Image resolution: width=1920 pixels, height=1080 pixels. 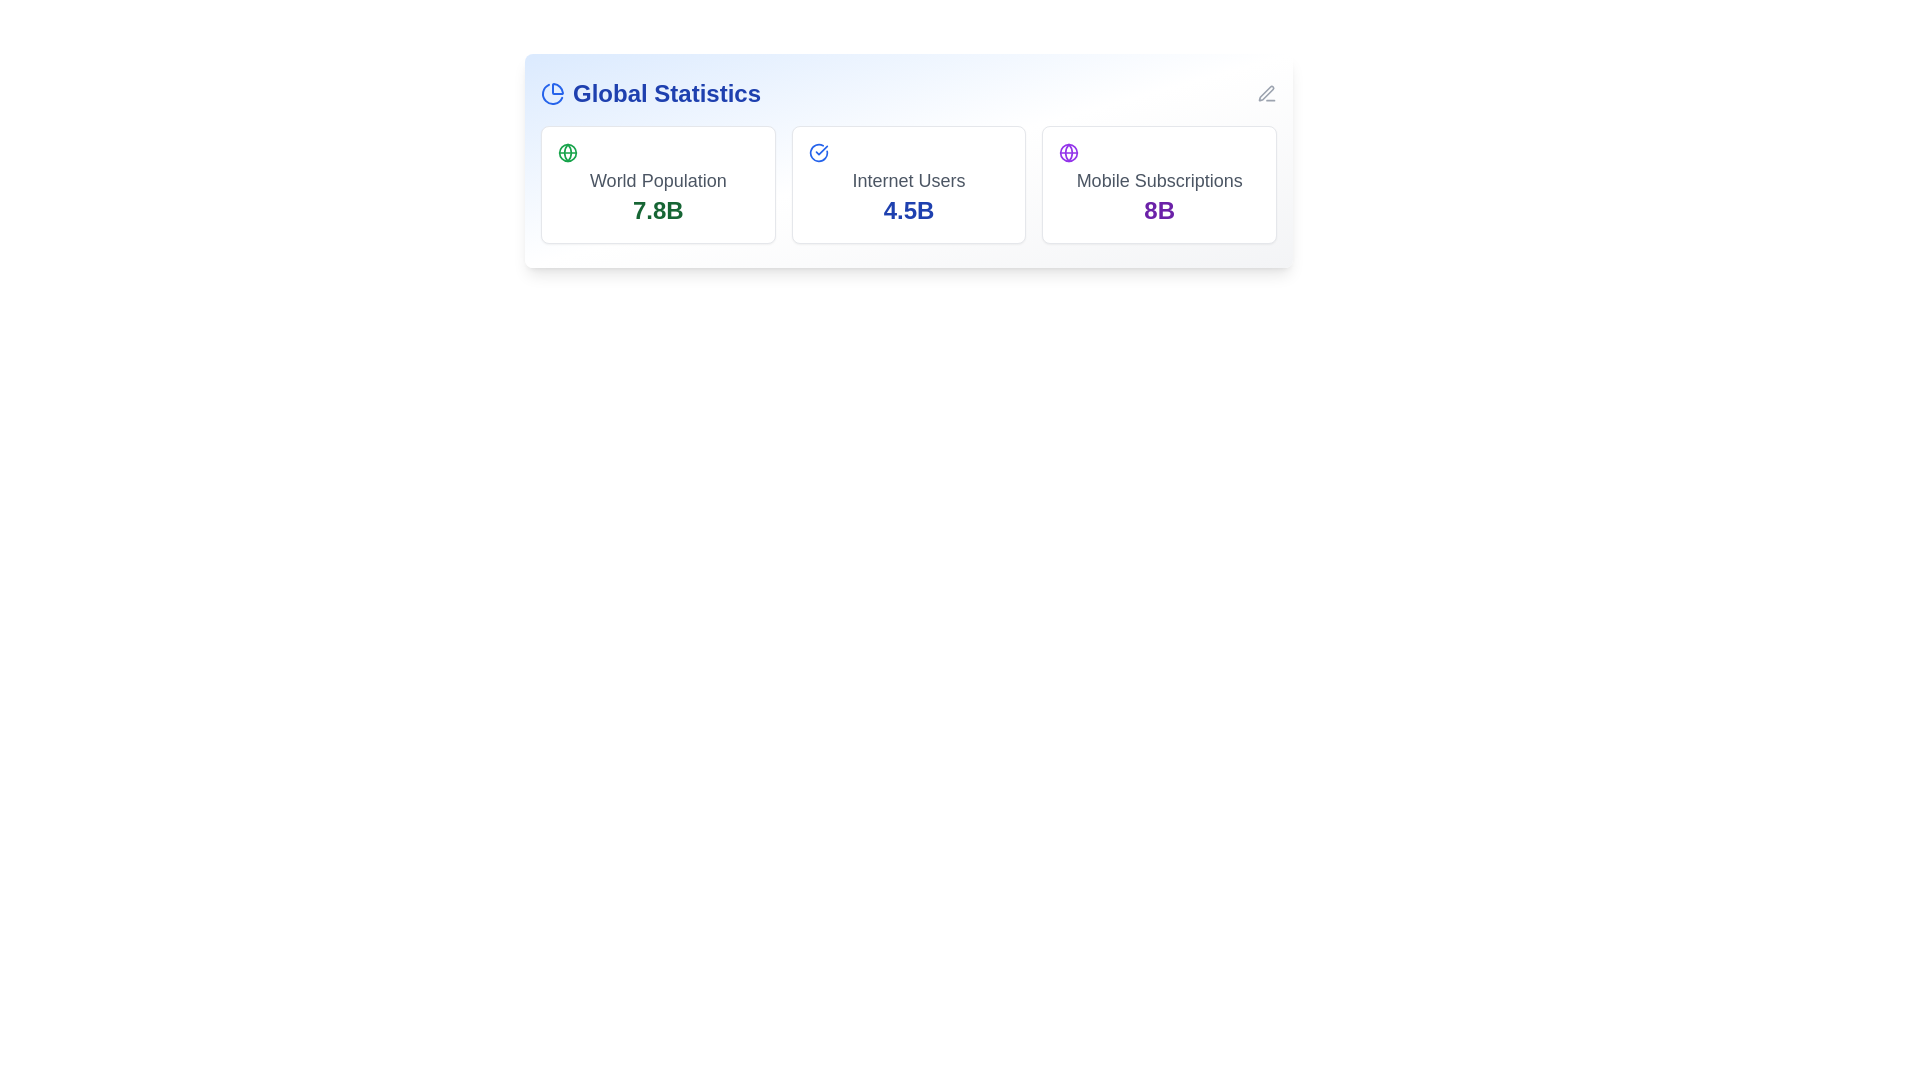 I want to click on the static text label that indicates the type of information displayed on the statistical data card, which is located above the bolded number '4.5B' and to the right of the check-in-circle icon, so click(x=907, y=181).